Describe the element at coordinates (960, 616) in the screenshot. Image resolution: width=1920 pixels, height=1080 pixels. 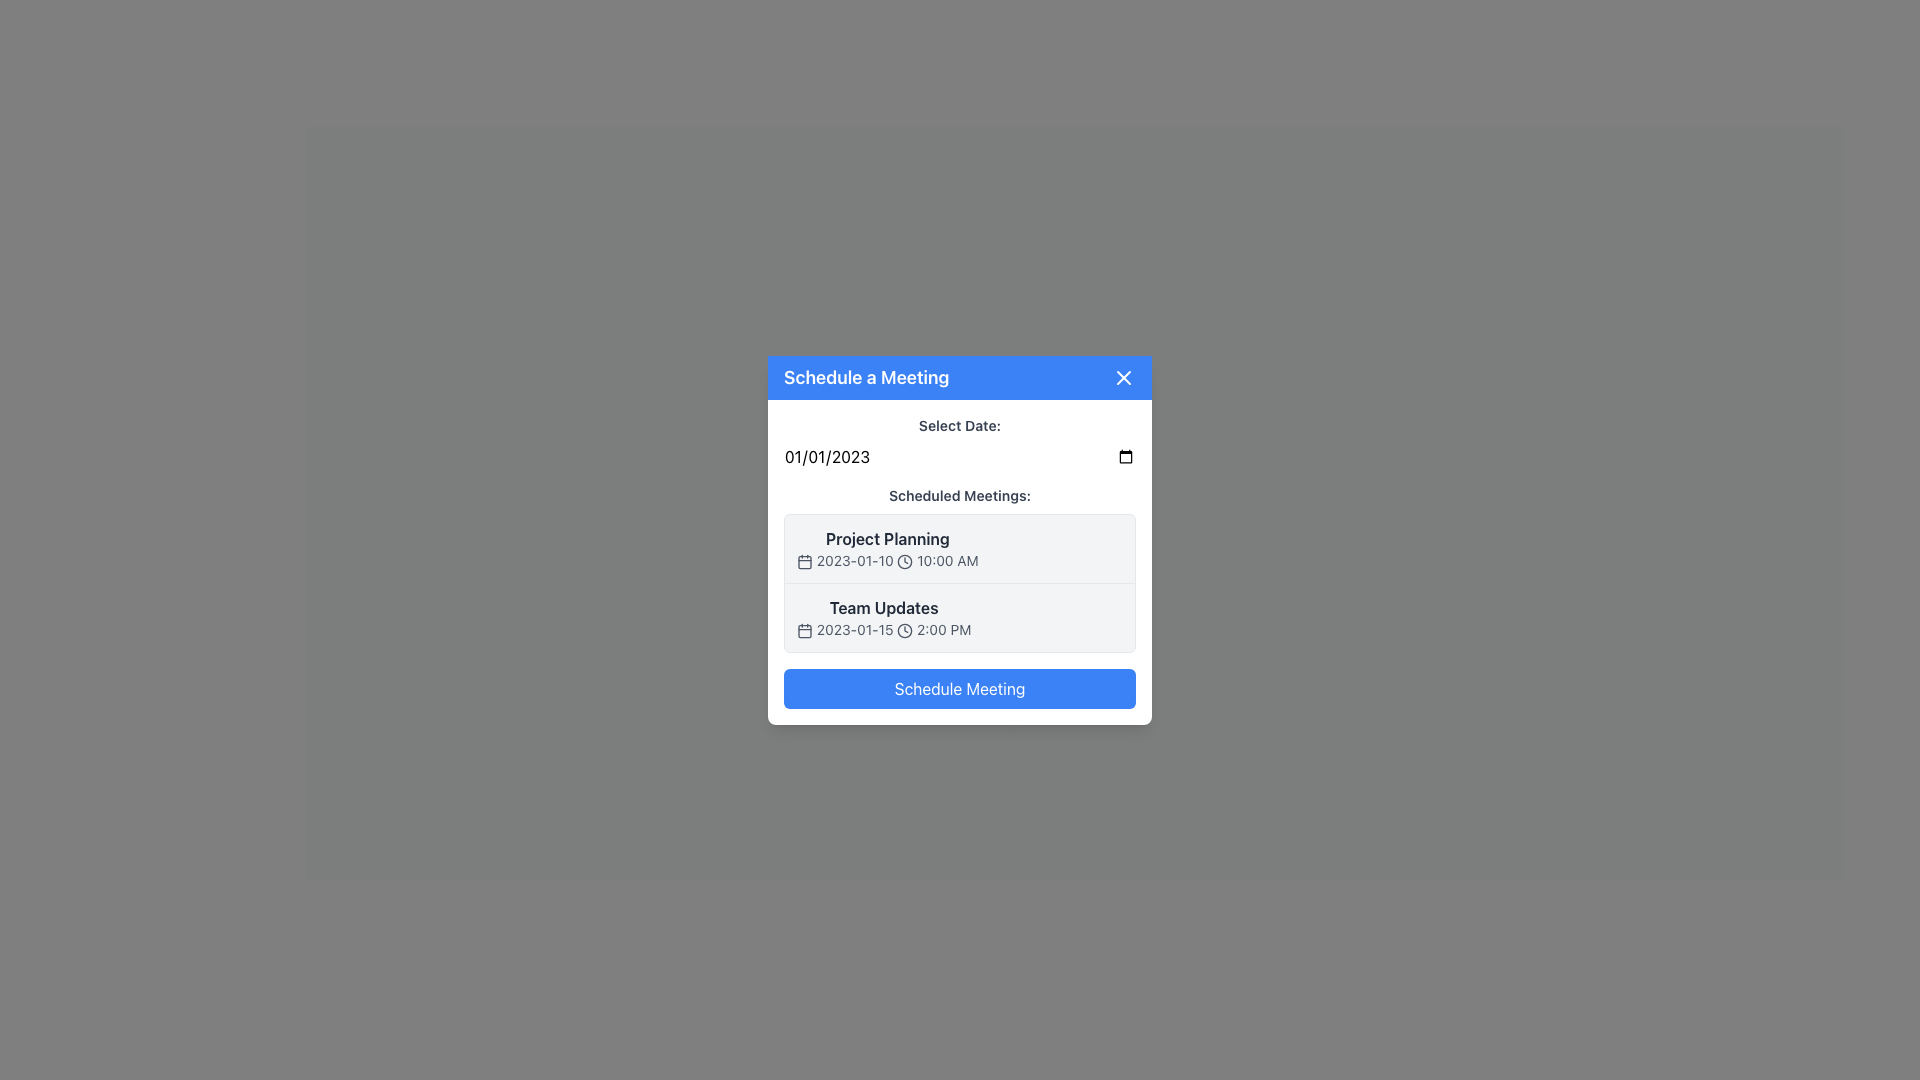
I see `the list item displaying information about the scheduled meeting titled 'Team Updates'` at that location.